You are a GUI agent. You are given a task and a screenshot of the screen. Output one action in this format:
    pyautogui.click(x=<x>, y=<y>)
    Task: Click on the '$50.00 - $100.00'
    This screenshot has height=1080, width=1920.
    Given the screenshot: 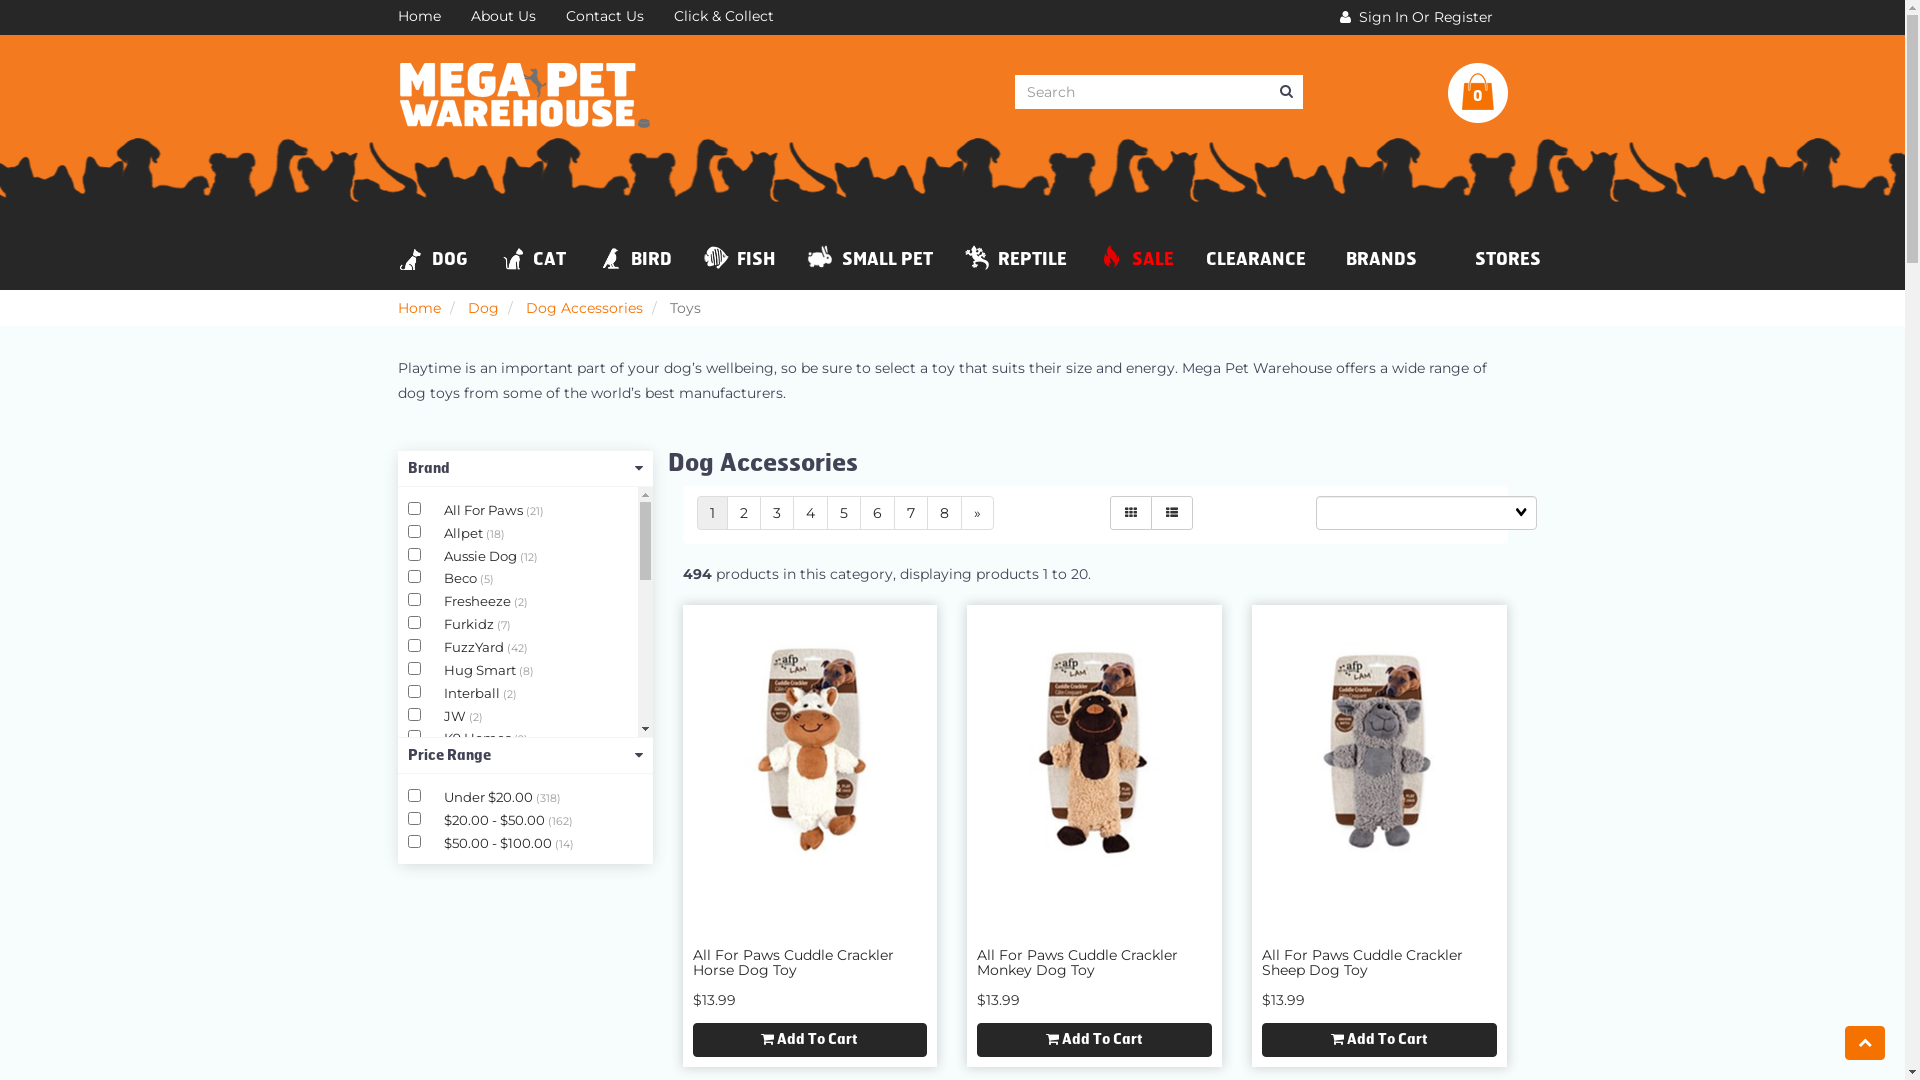 What is the action you would take?
    pyautogui.click(x=499, y=843)
    